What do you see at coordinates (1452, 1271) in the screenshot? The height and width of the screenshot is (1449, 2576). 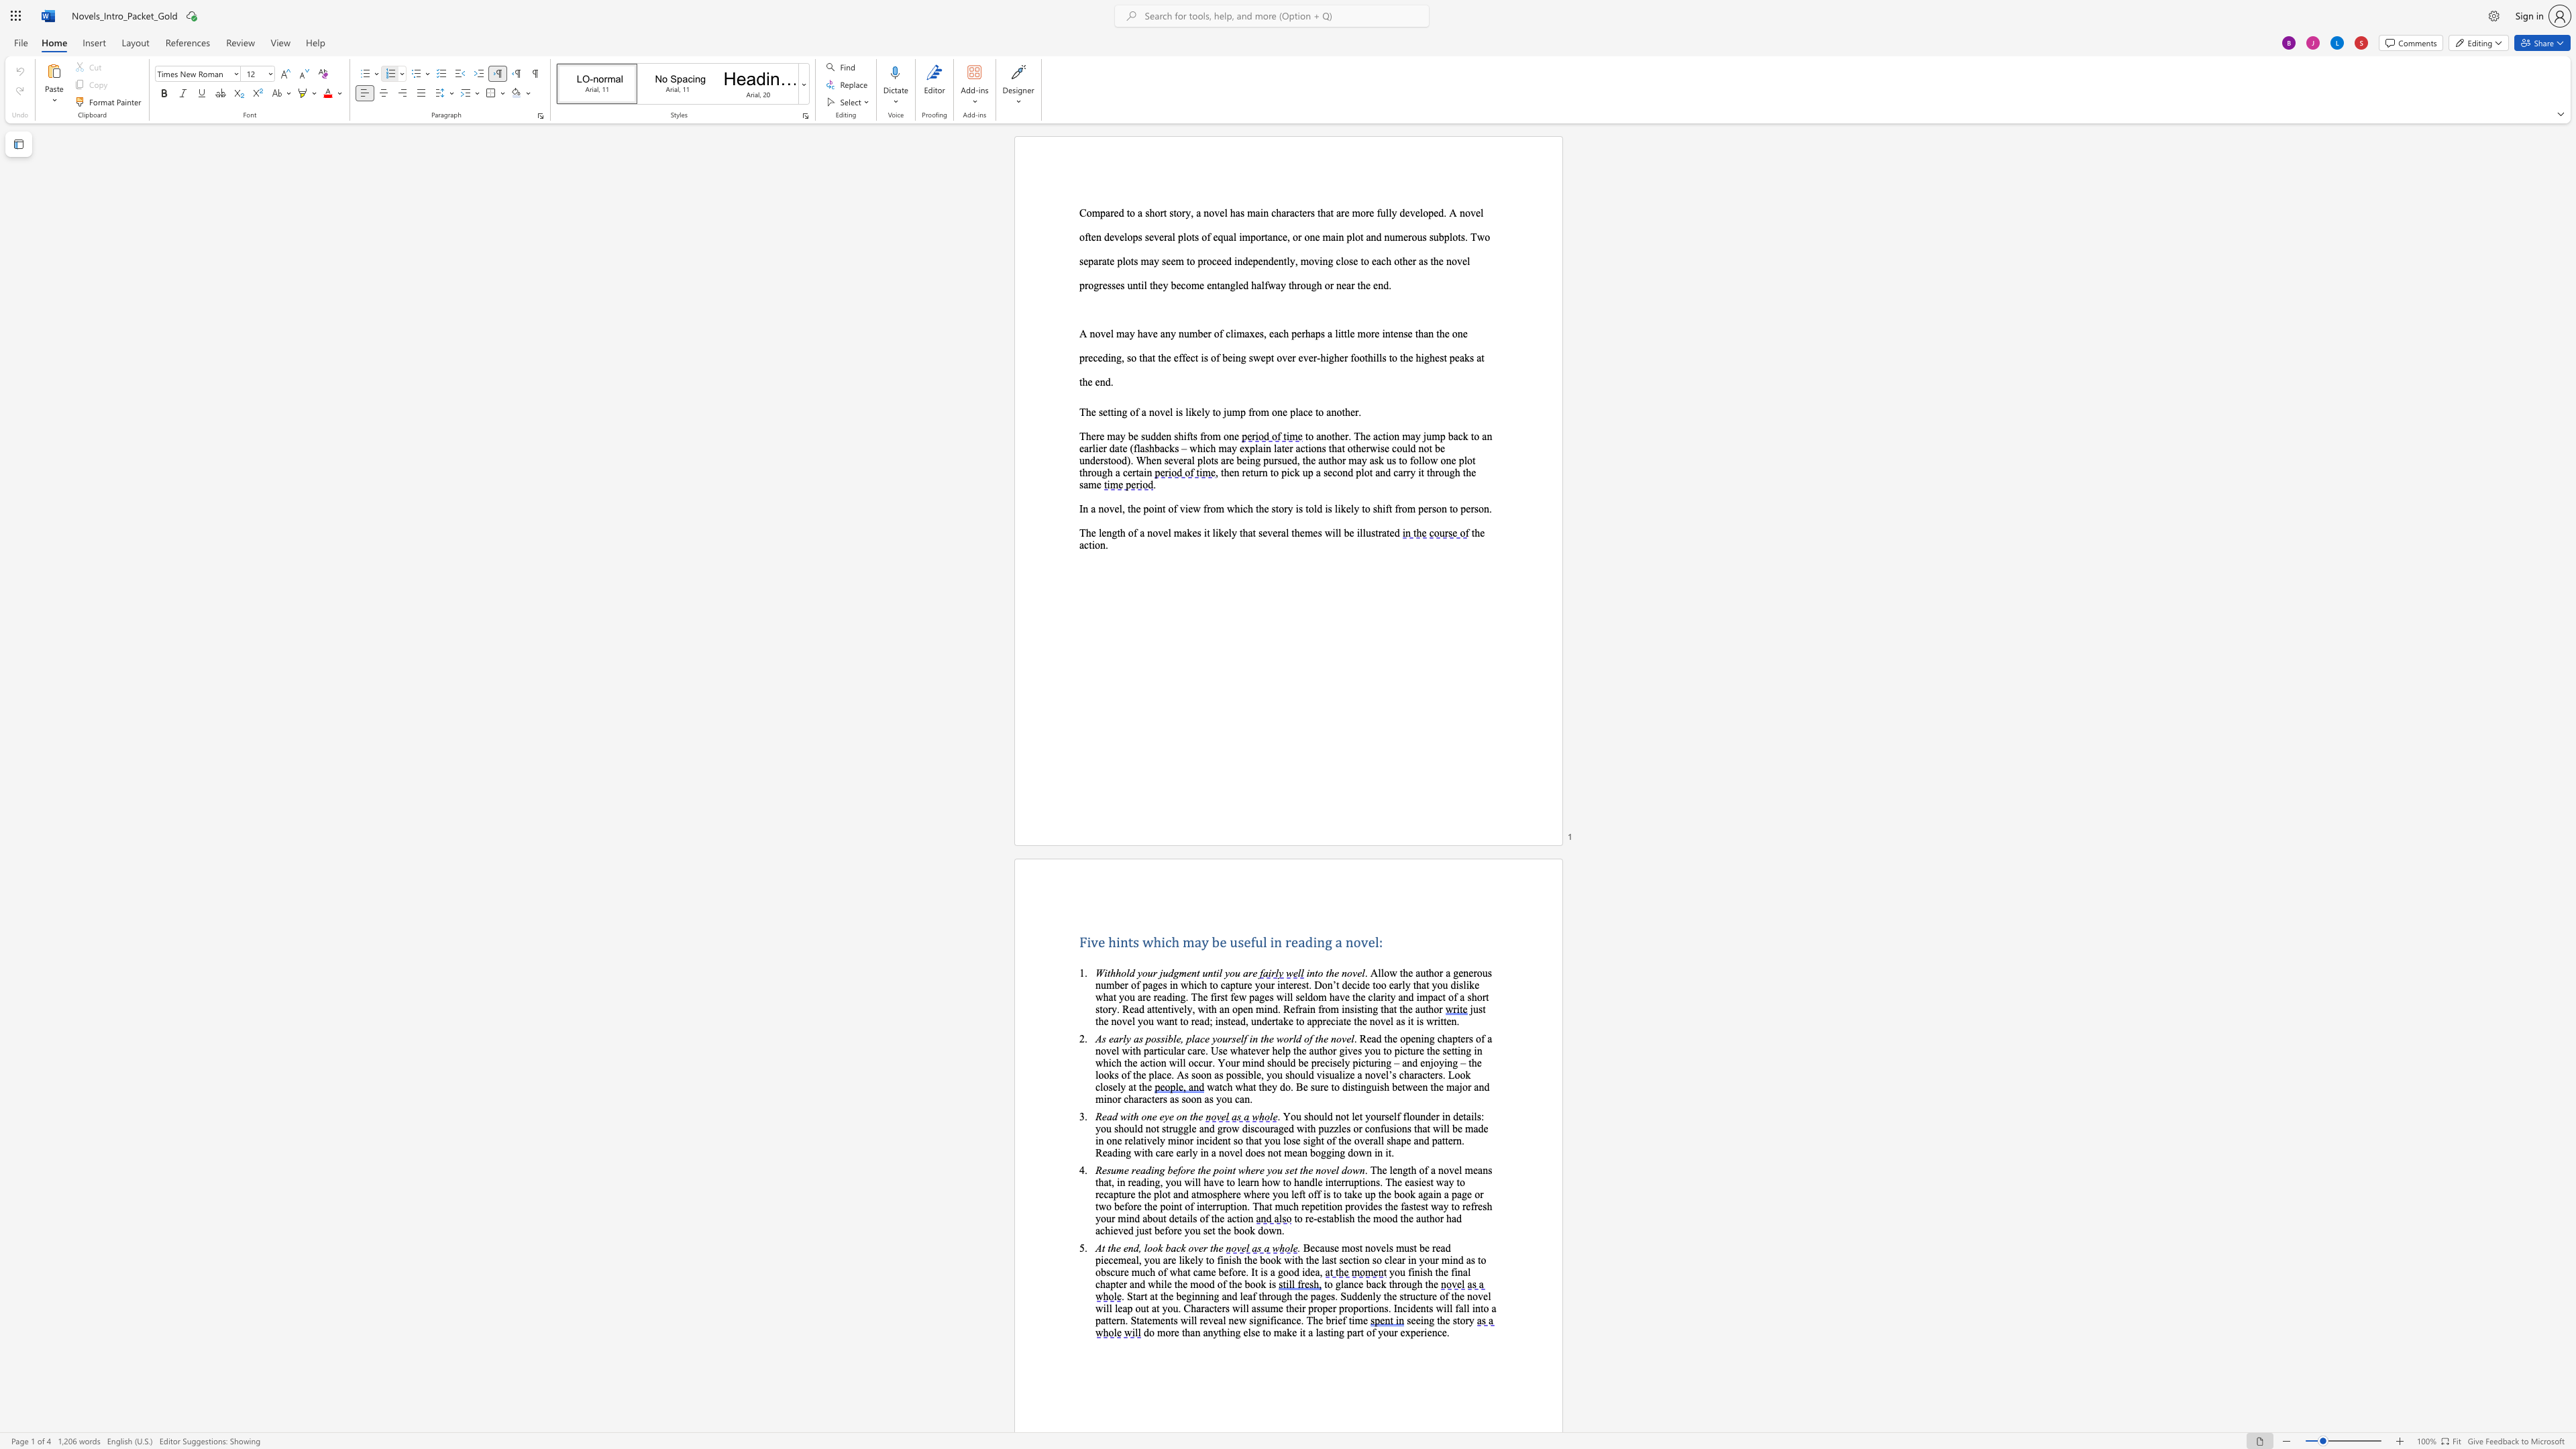 I see `the 1th character "f" in the text` at bounding box center [1452, 1271].